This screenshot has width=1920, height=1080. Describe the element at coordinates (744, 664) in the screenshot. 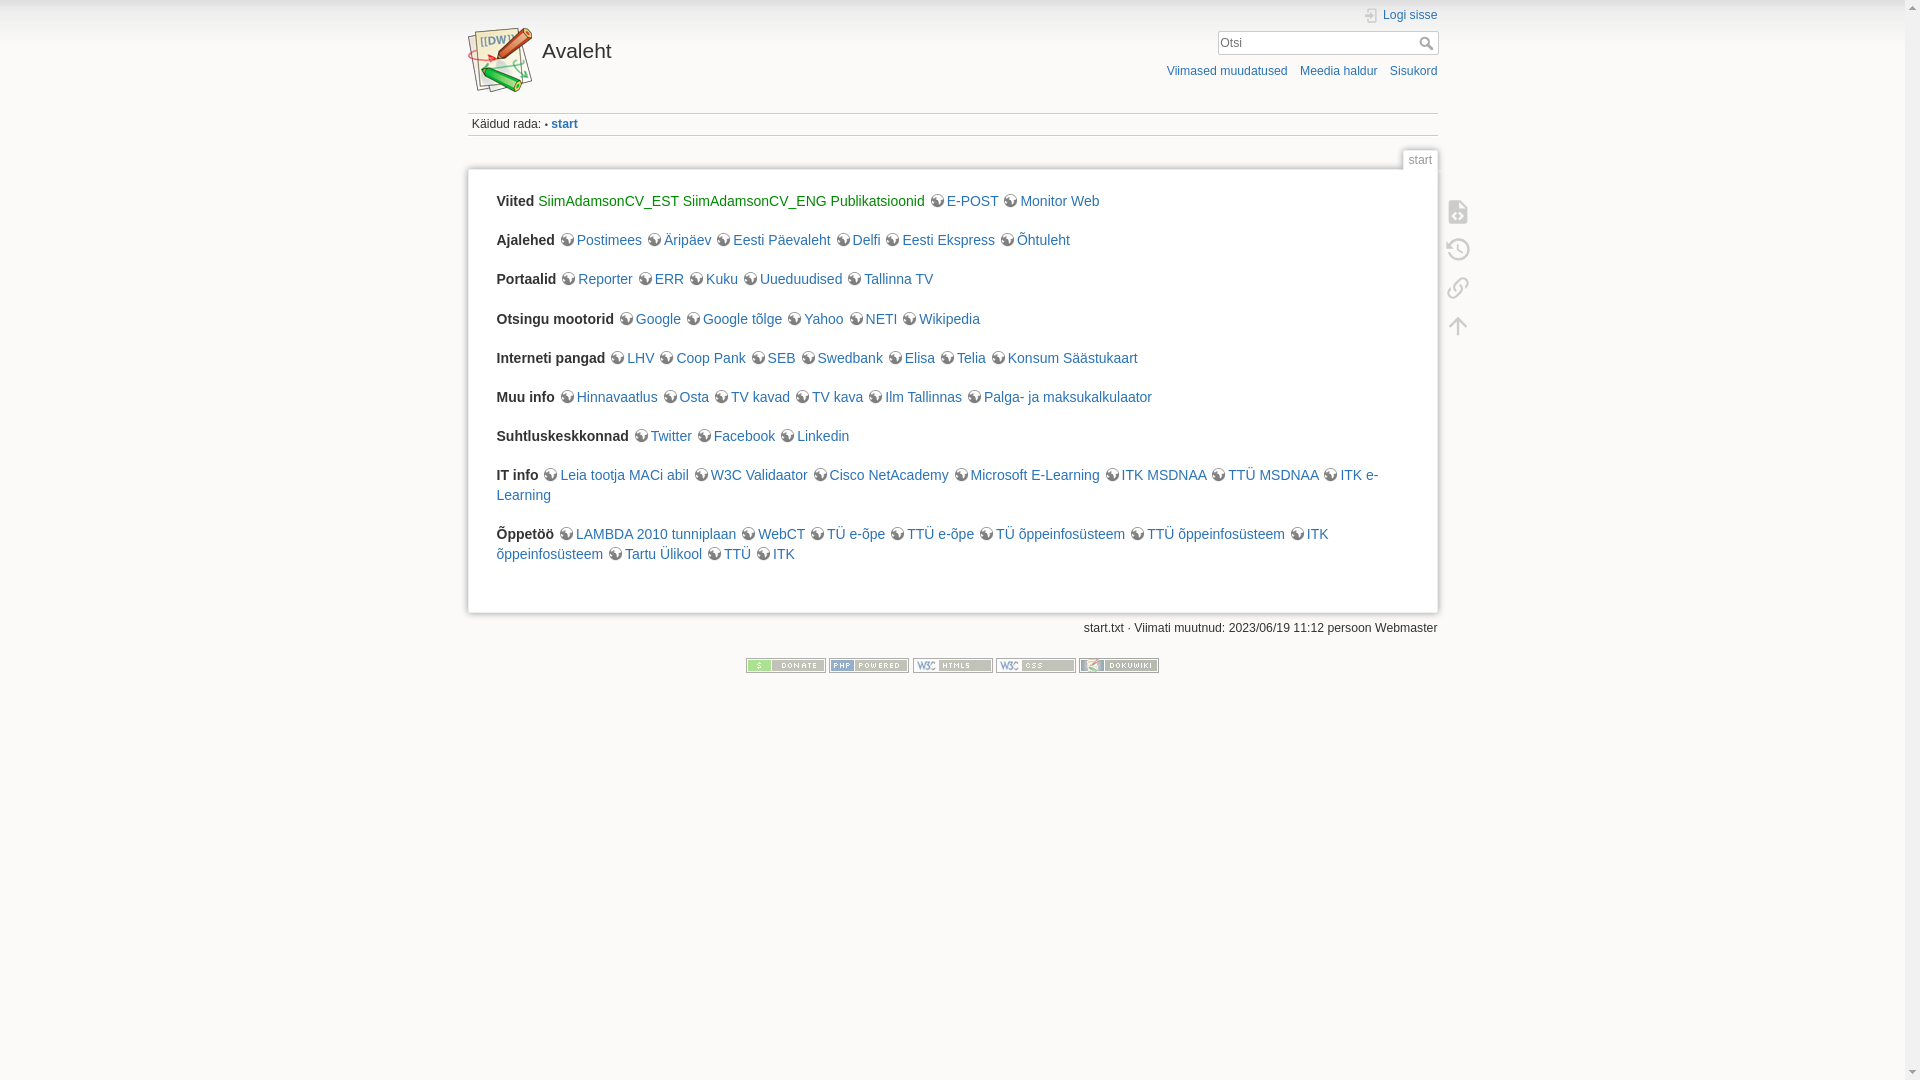

I see `'Donate'` at that location.